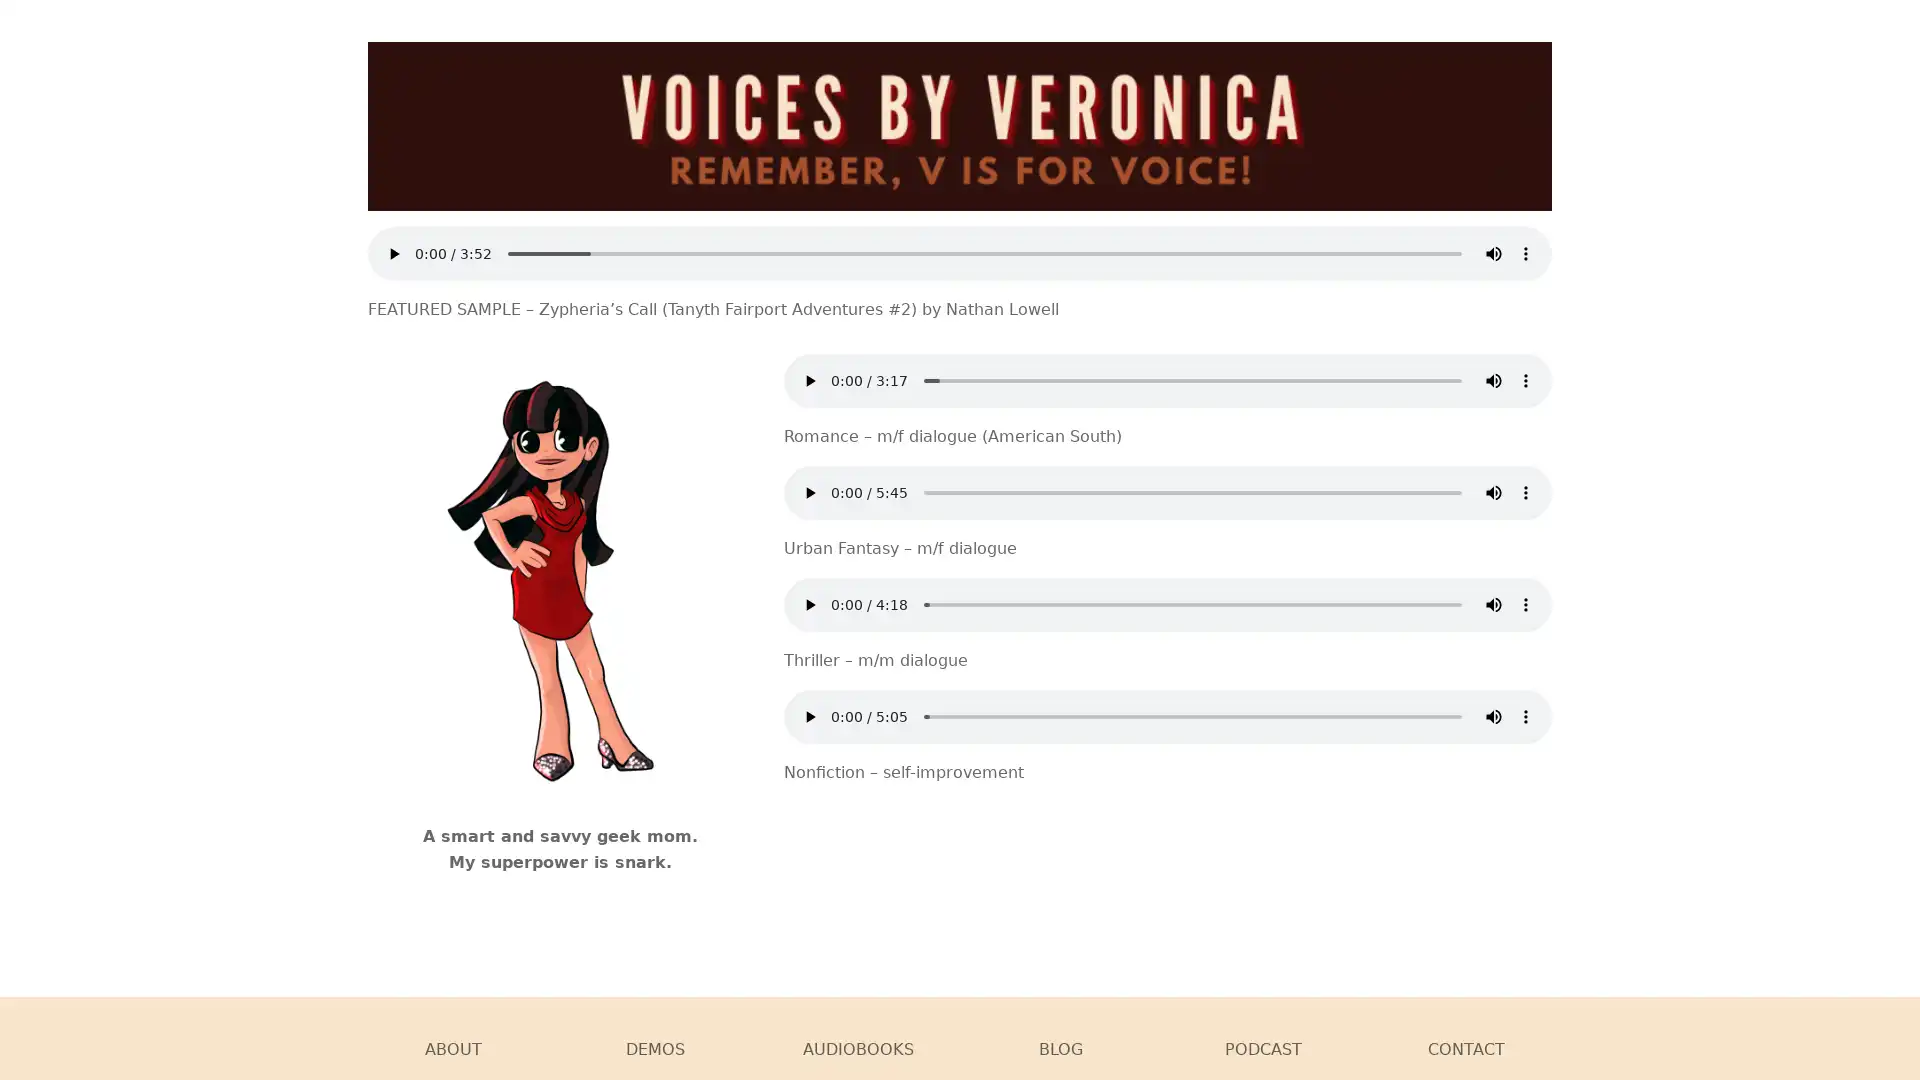 The width and height of the screenshot is (1920, 1080). Describe the element at coordinates (810, 381) in the screenshot. I see `play` at that location.